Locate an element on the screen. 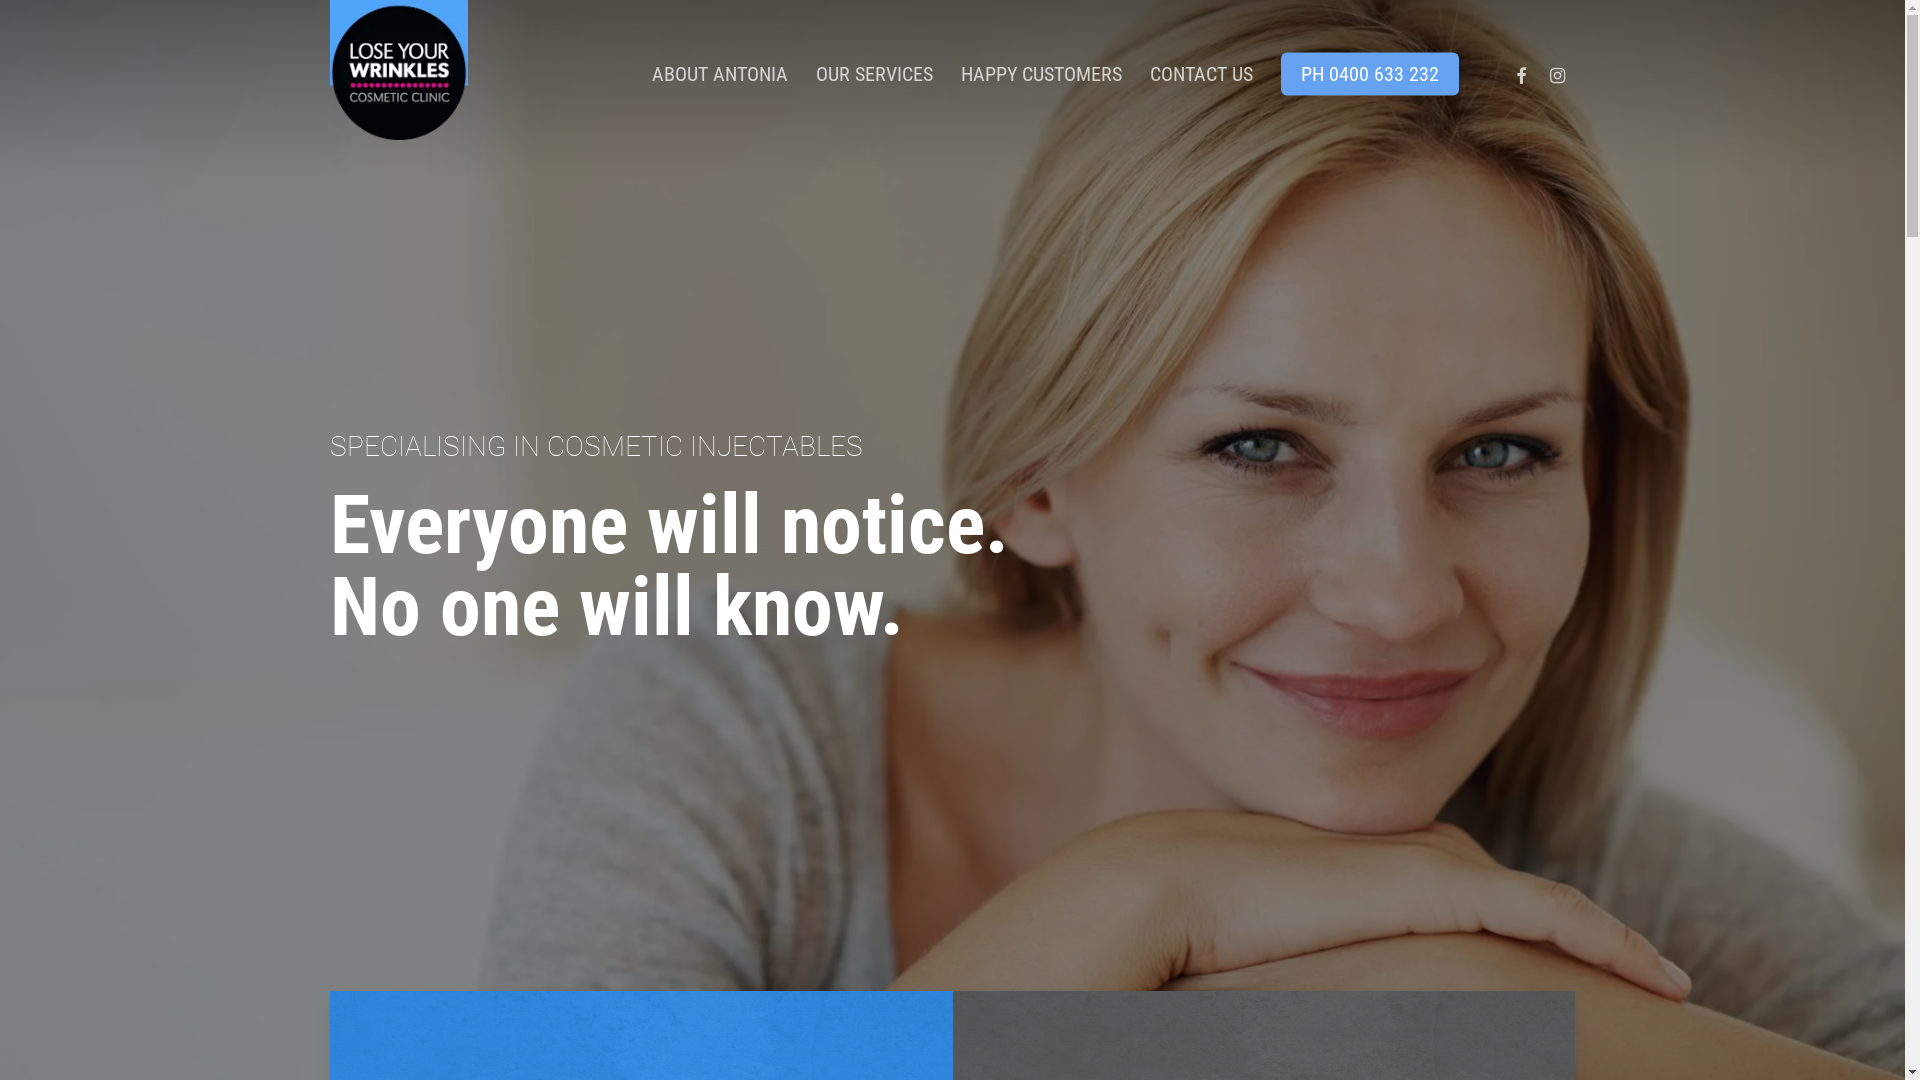 This screenshot has width=1920, height=1080. 'PH 0400 633 232' is located at coordinates (1281, 72).